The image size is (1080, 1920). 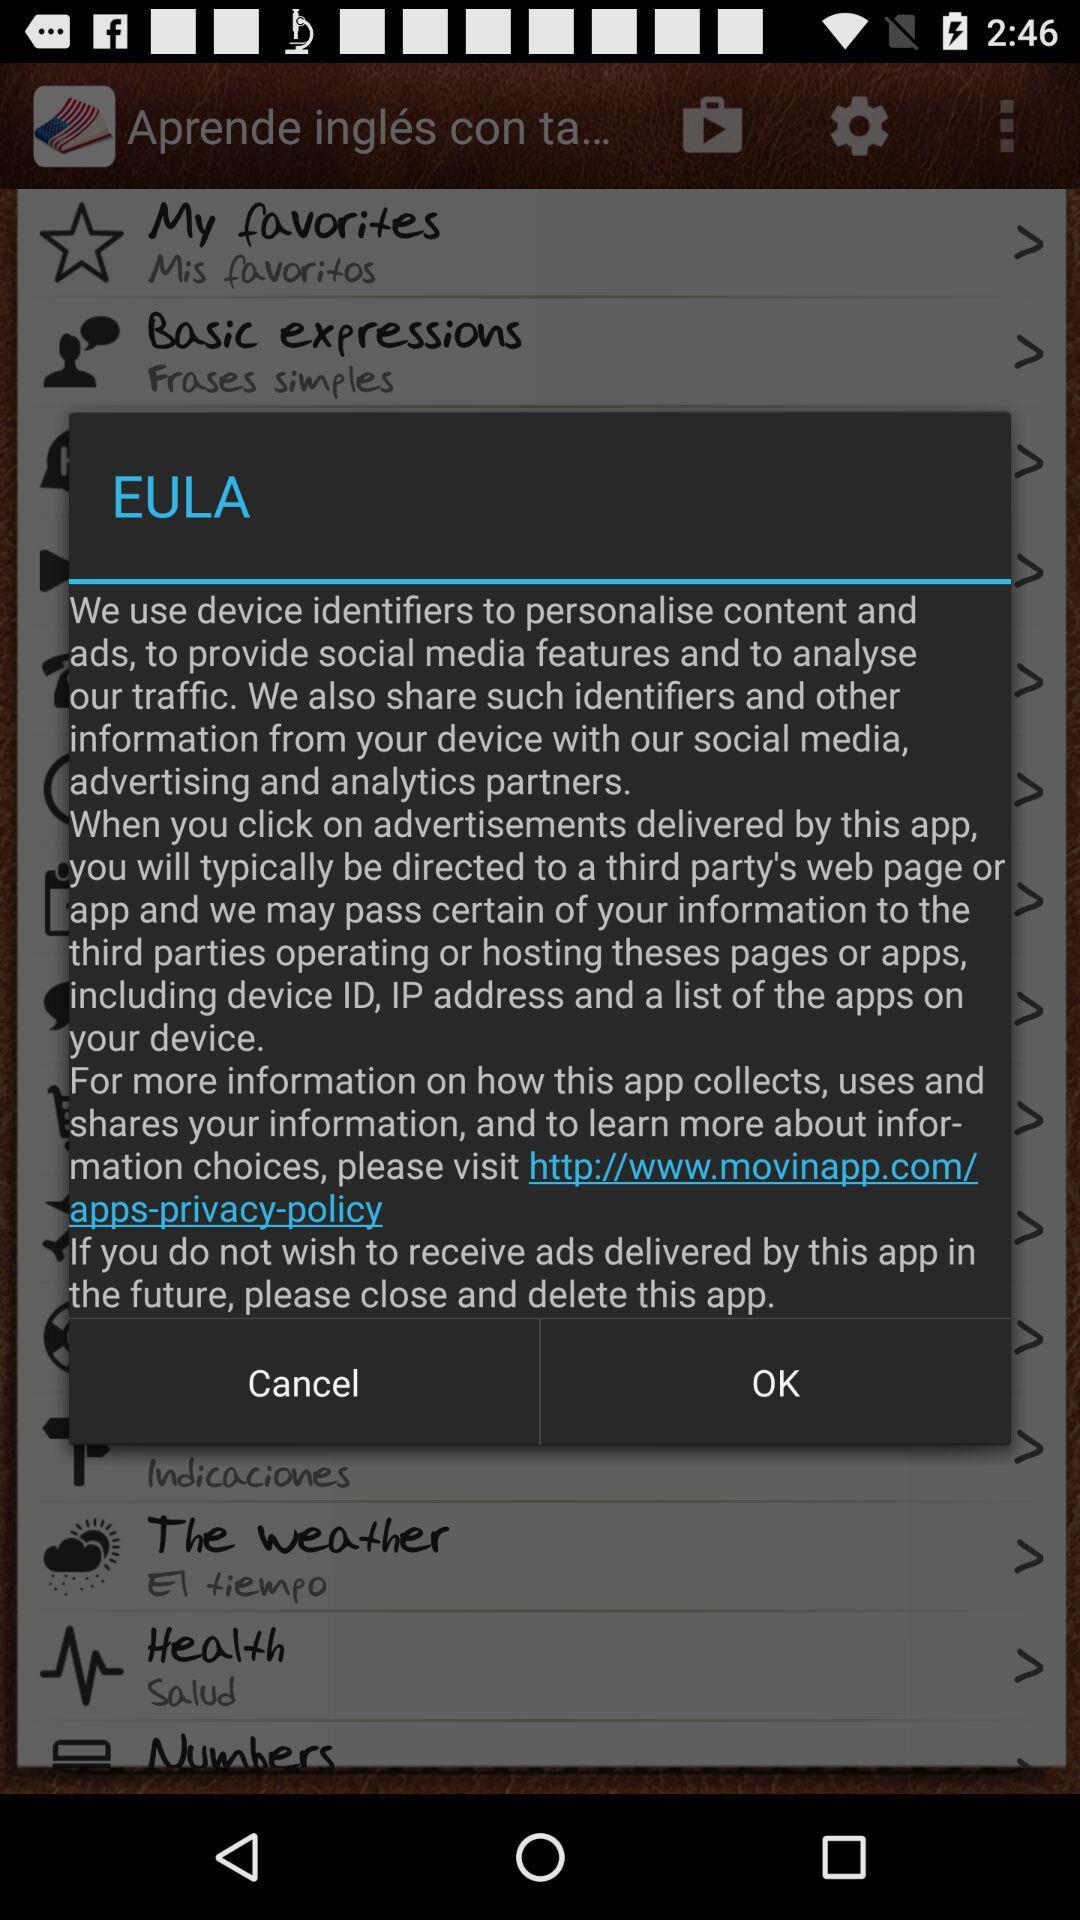 What do you see at coordinates (304, 1381) in the screenshot?
I see `the item next to ok icon` at bounding box center [304, 1381].